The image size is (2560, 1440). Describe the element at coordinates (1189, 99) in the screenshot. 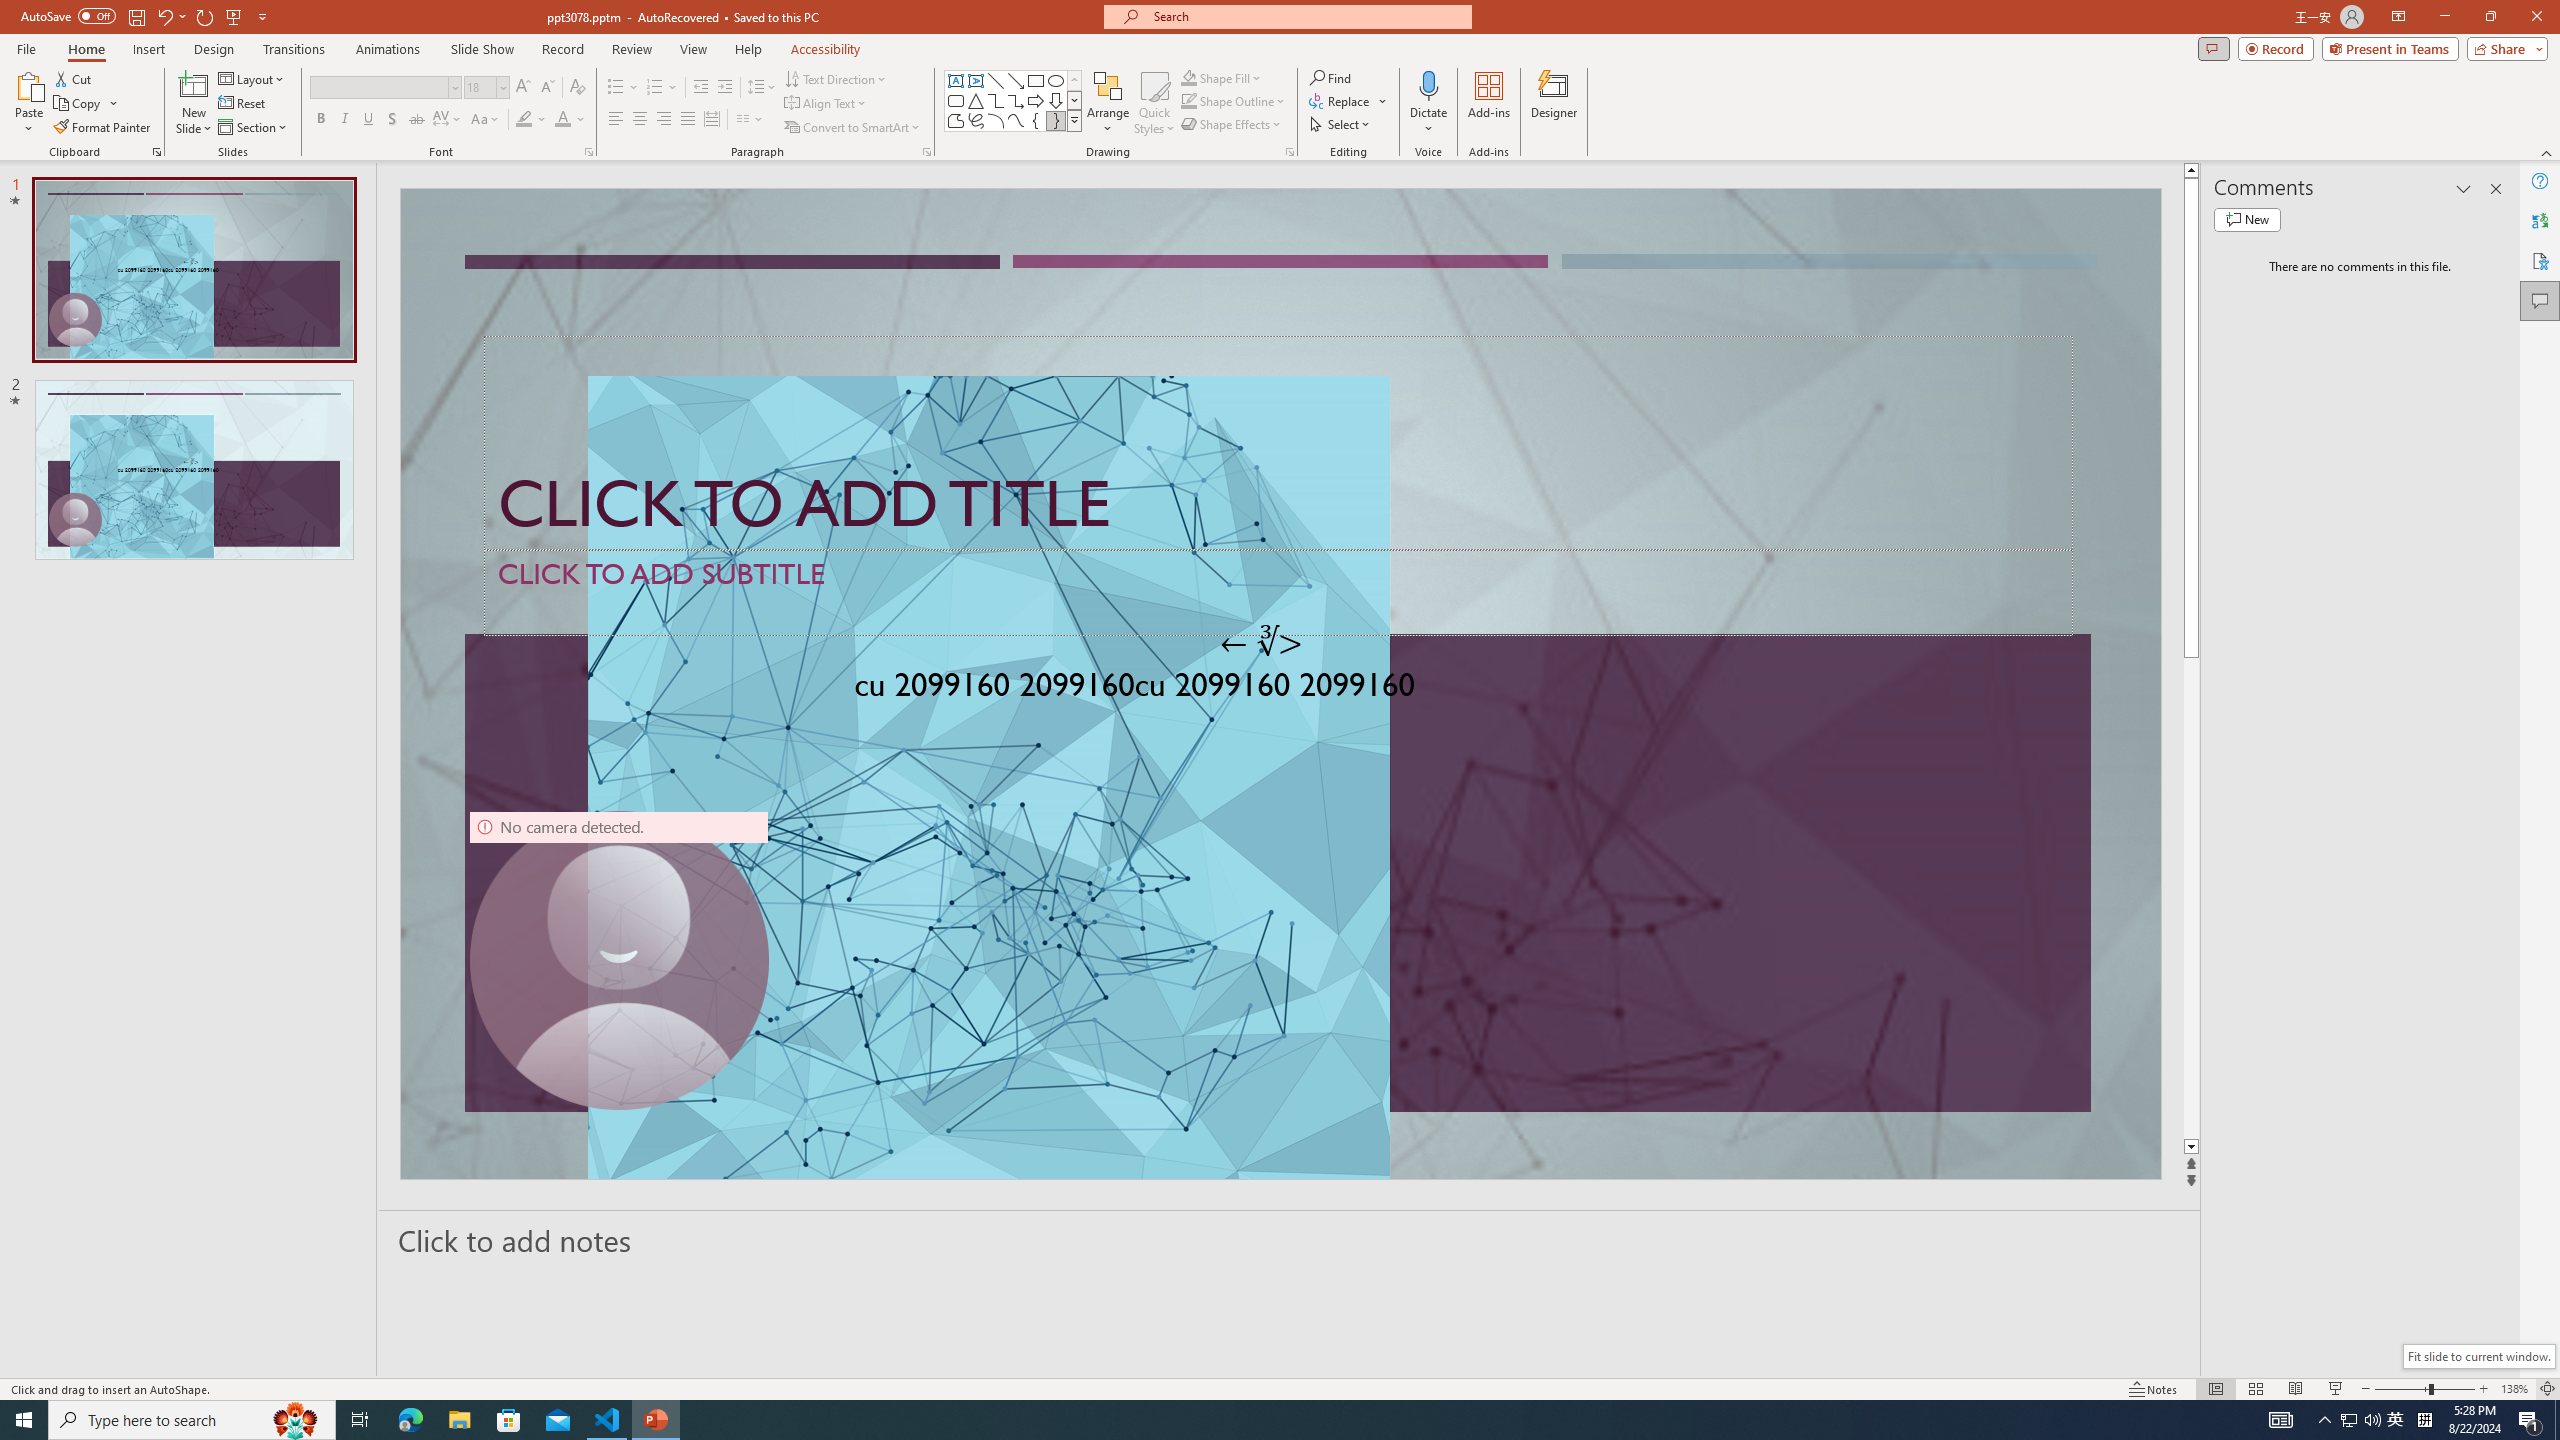

I see `'Shape Outline Green, Accent 1'` at that location.